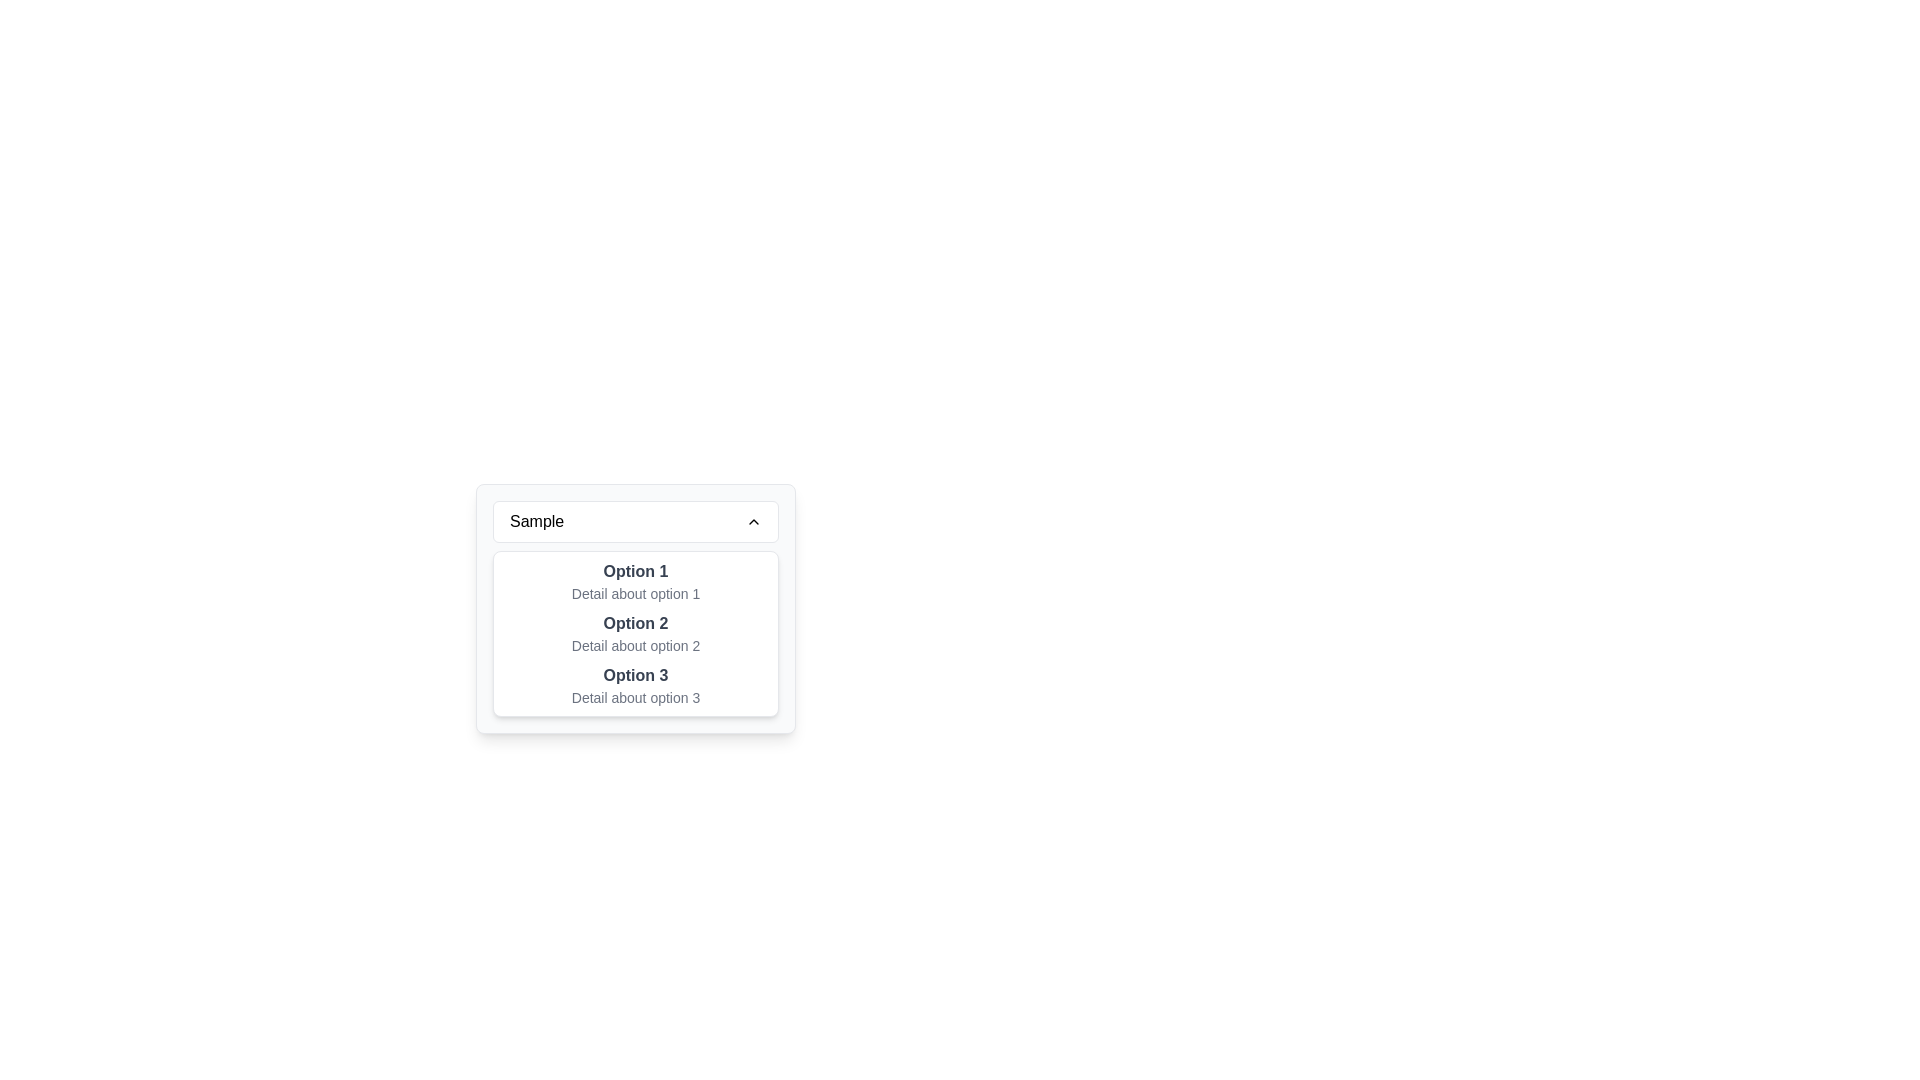 This screenshot has width=1920, height=1080. I want to click on the selectable list item labeled 'Option 2', so click(634, 633).